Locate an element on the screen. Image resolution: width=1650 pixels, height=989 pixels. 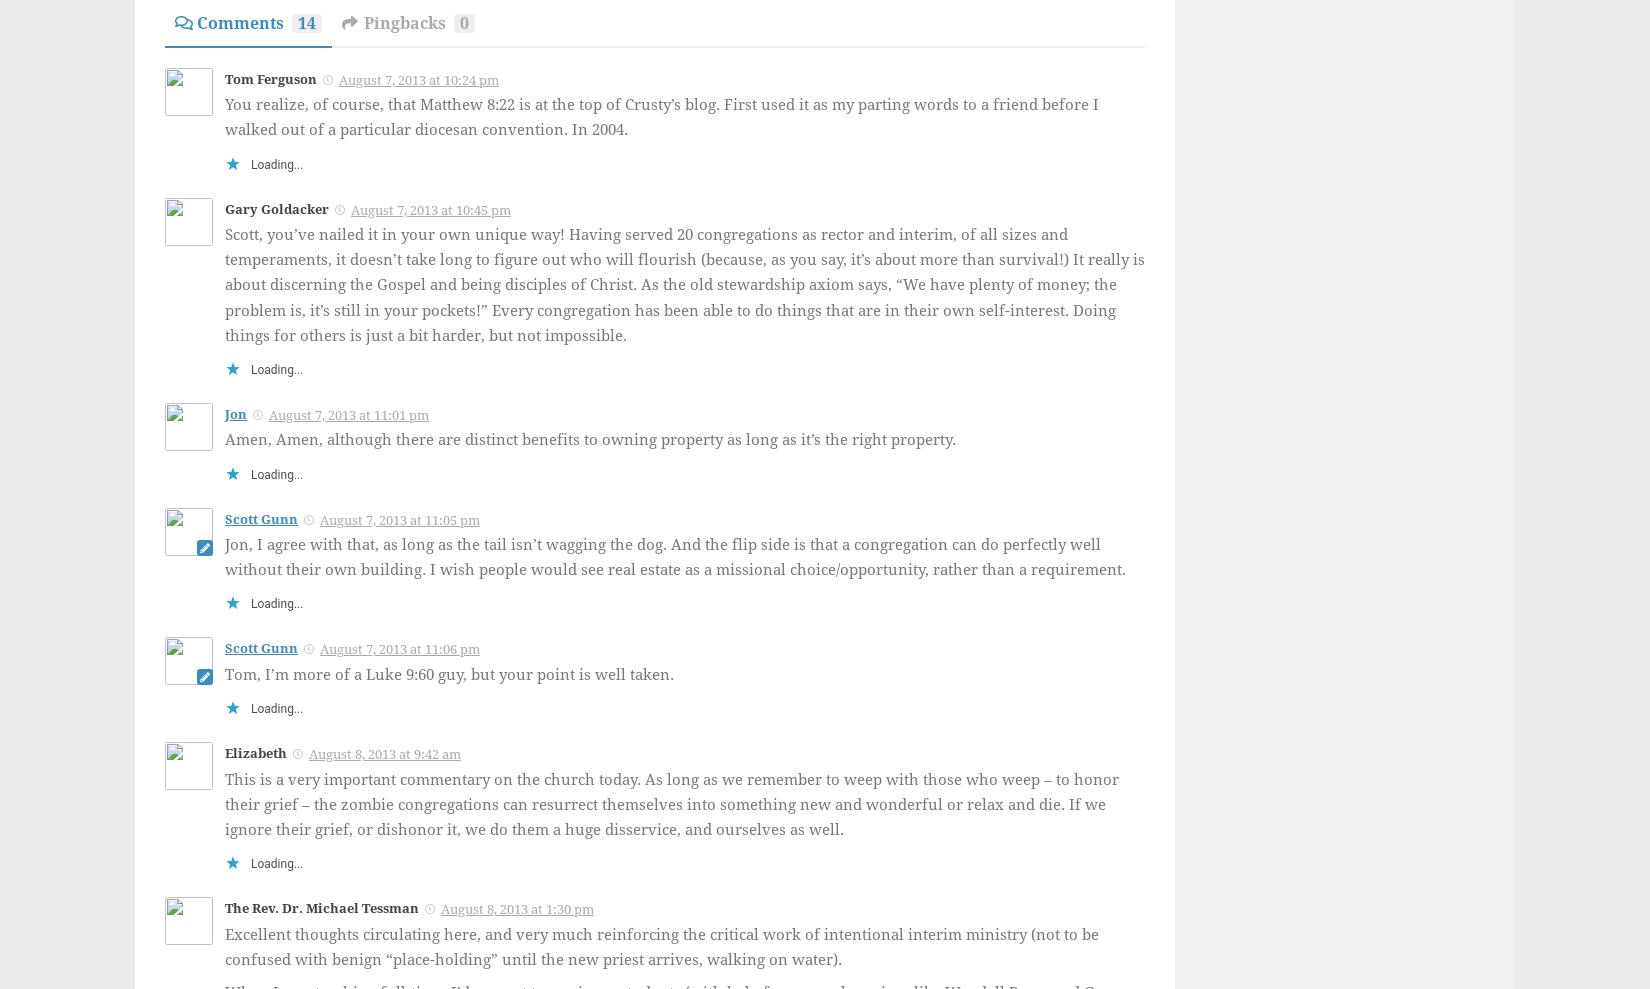
'August 8, 2013 at 1:30 pm' is located at coordinates (516, 908).